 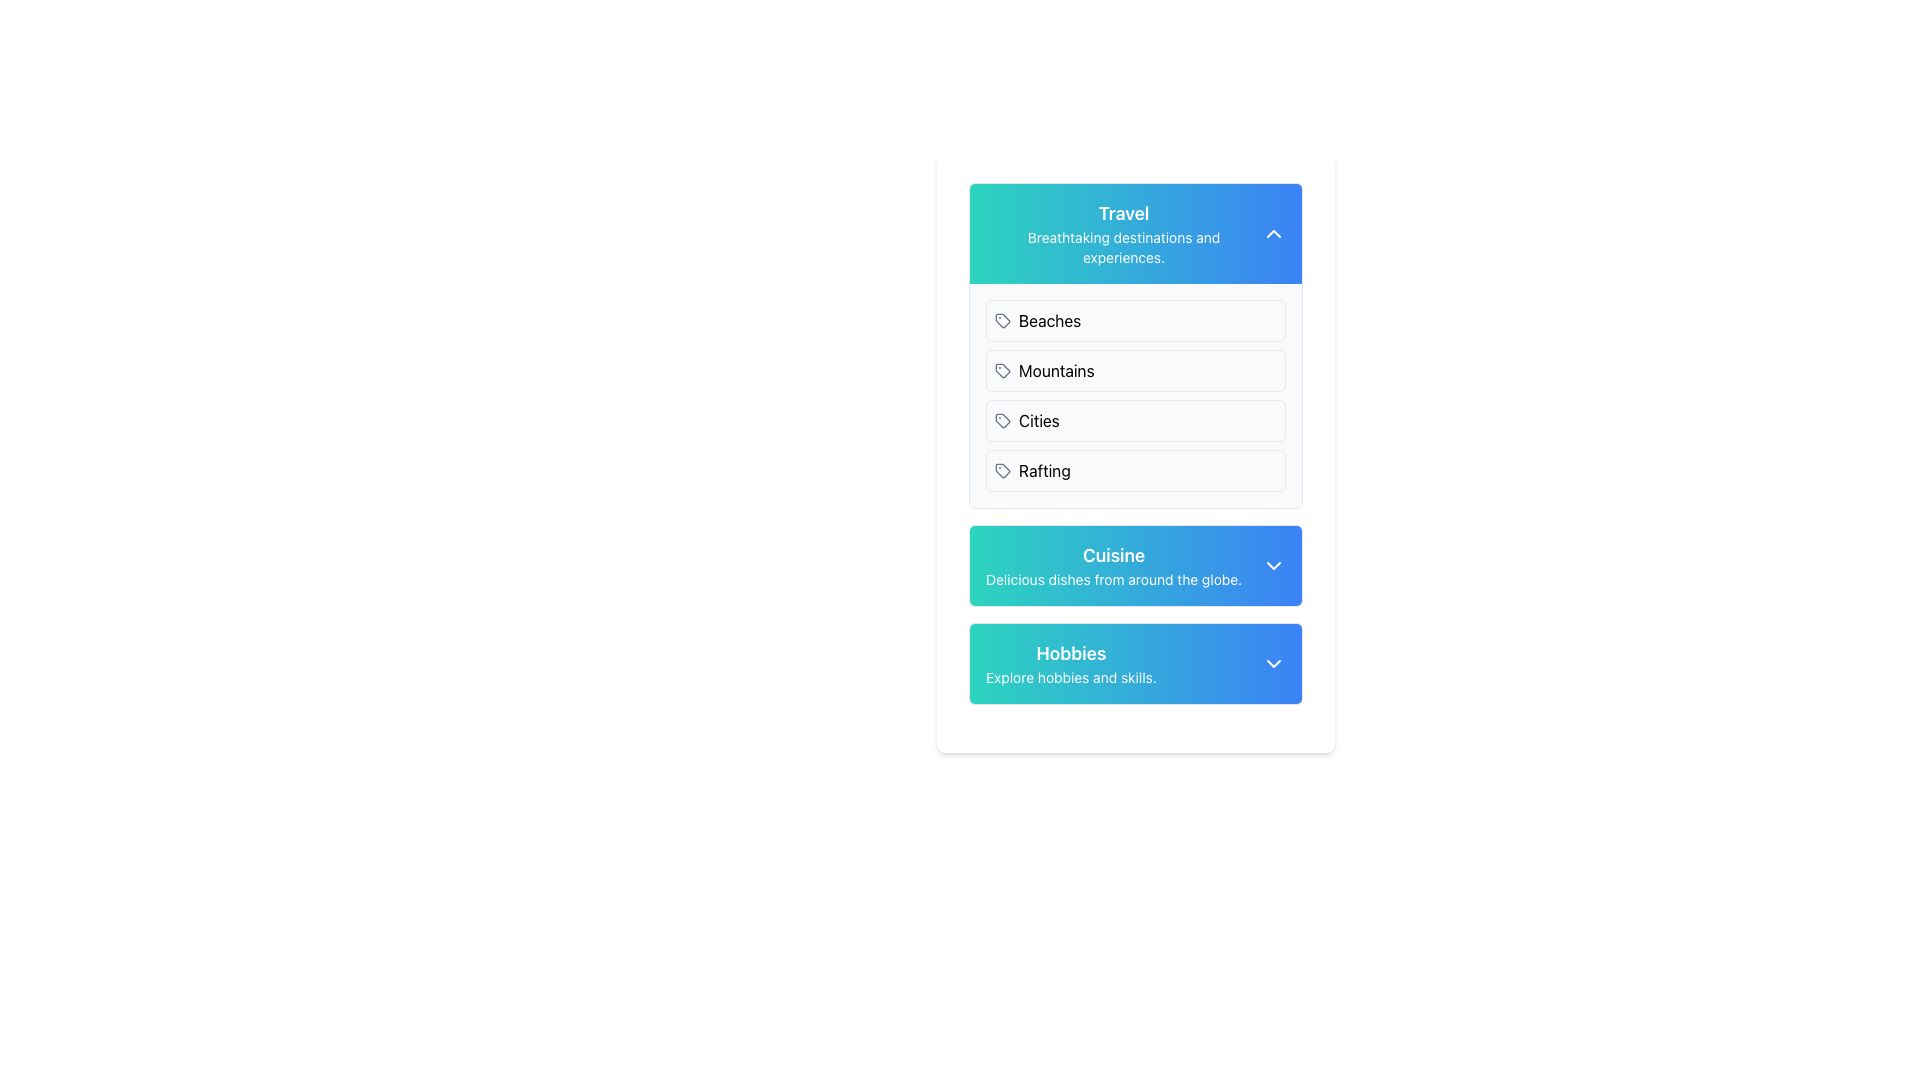 What do you see at coordinates (1136, 566) in the screenshot?
I see `the Collapsible section header for 'Cuisine'` at bounding box center [1136, 566].